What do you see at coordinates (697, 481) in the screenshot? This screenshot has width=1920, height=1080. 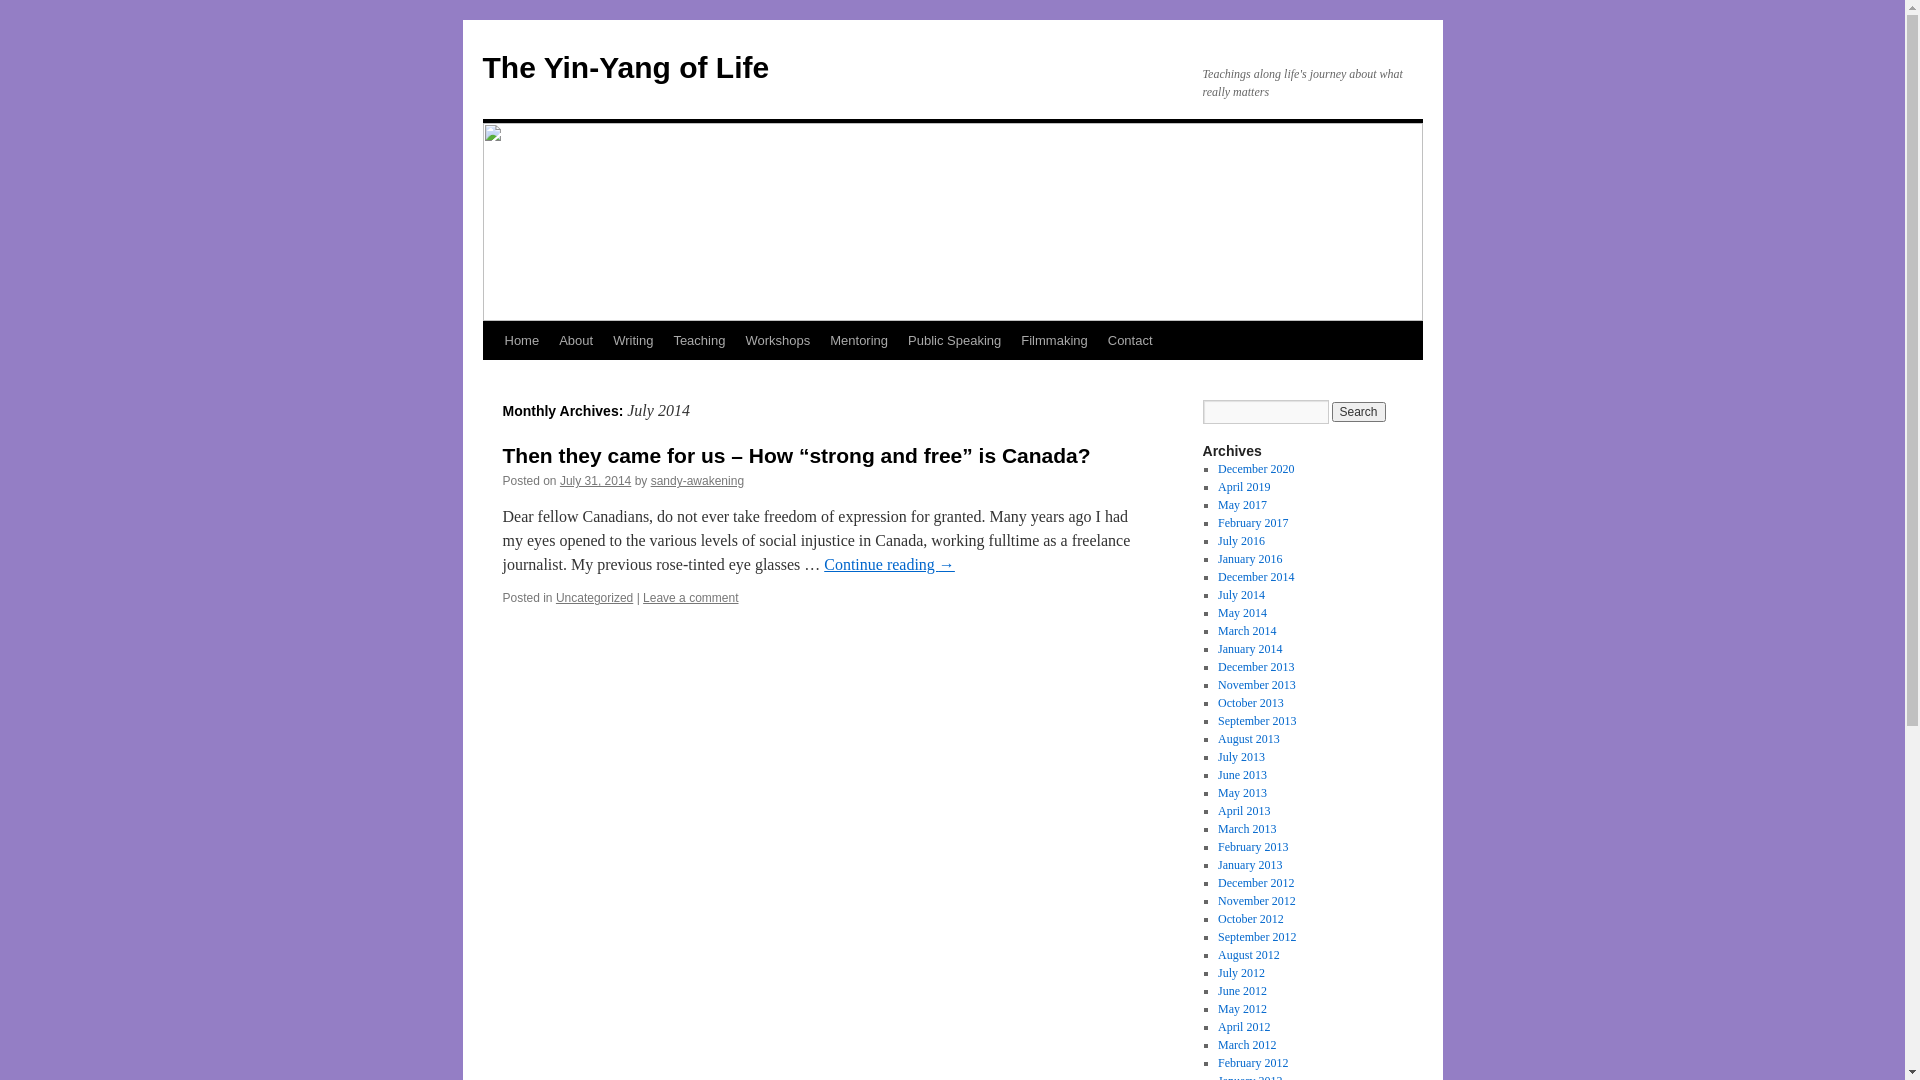 I see `'sandy-awakening'` at bounding box center [697, 481].